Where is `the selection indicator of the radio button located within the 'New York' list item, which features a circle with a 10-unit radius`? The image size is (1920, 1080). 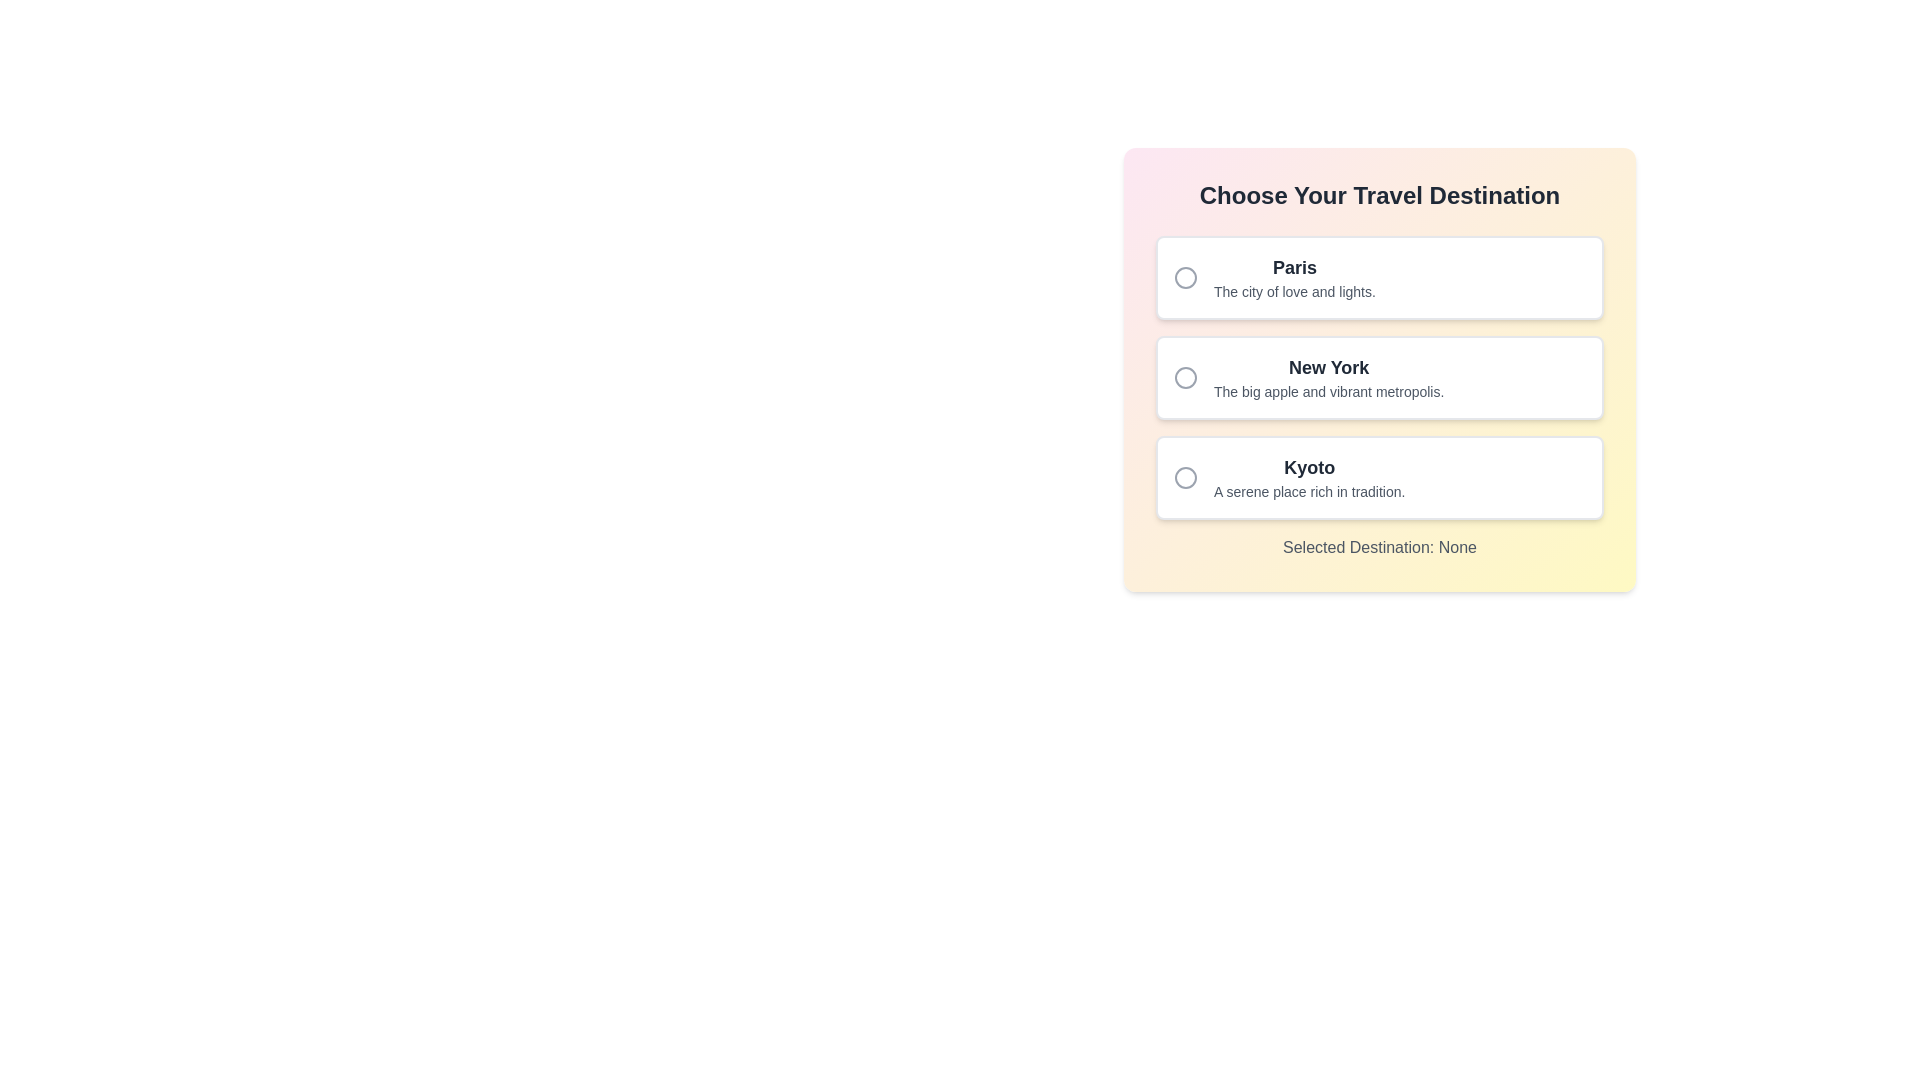
the selection indicator of the radio button located within the 'New York' list item, which features a circle with a 10-unit radius is located at coordinates (1185, 378).